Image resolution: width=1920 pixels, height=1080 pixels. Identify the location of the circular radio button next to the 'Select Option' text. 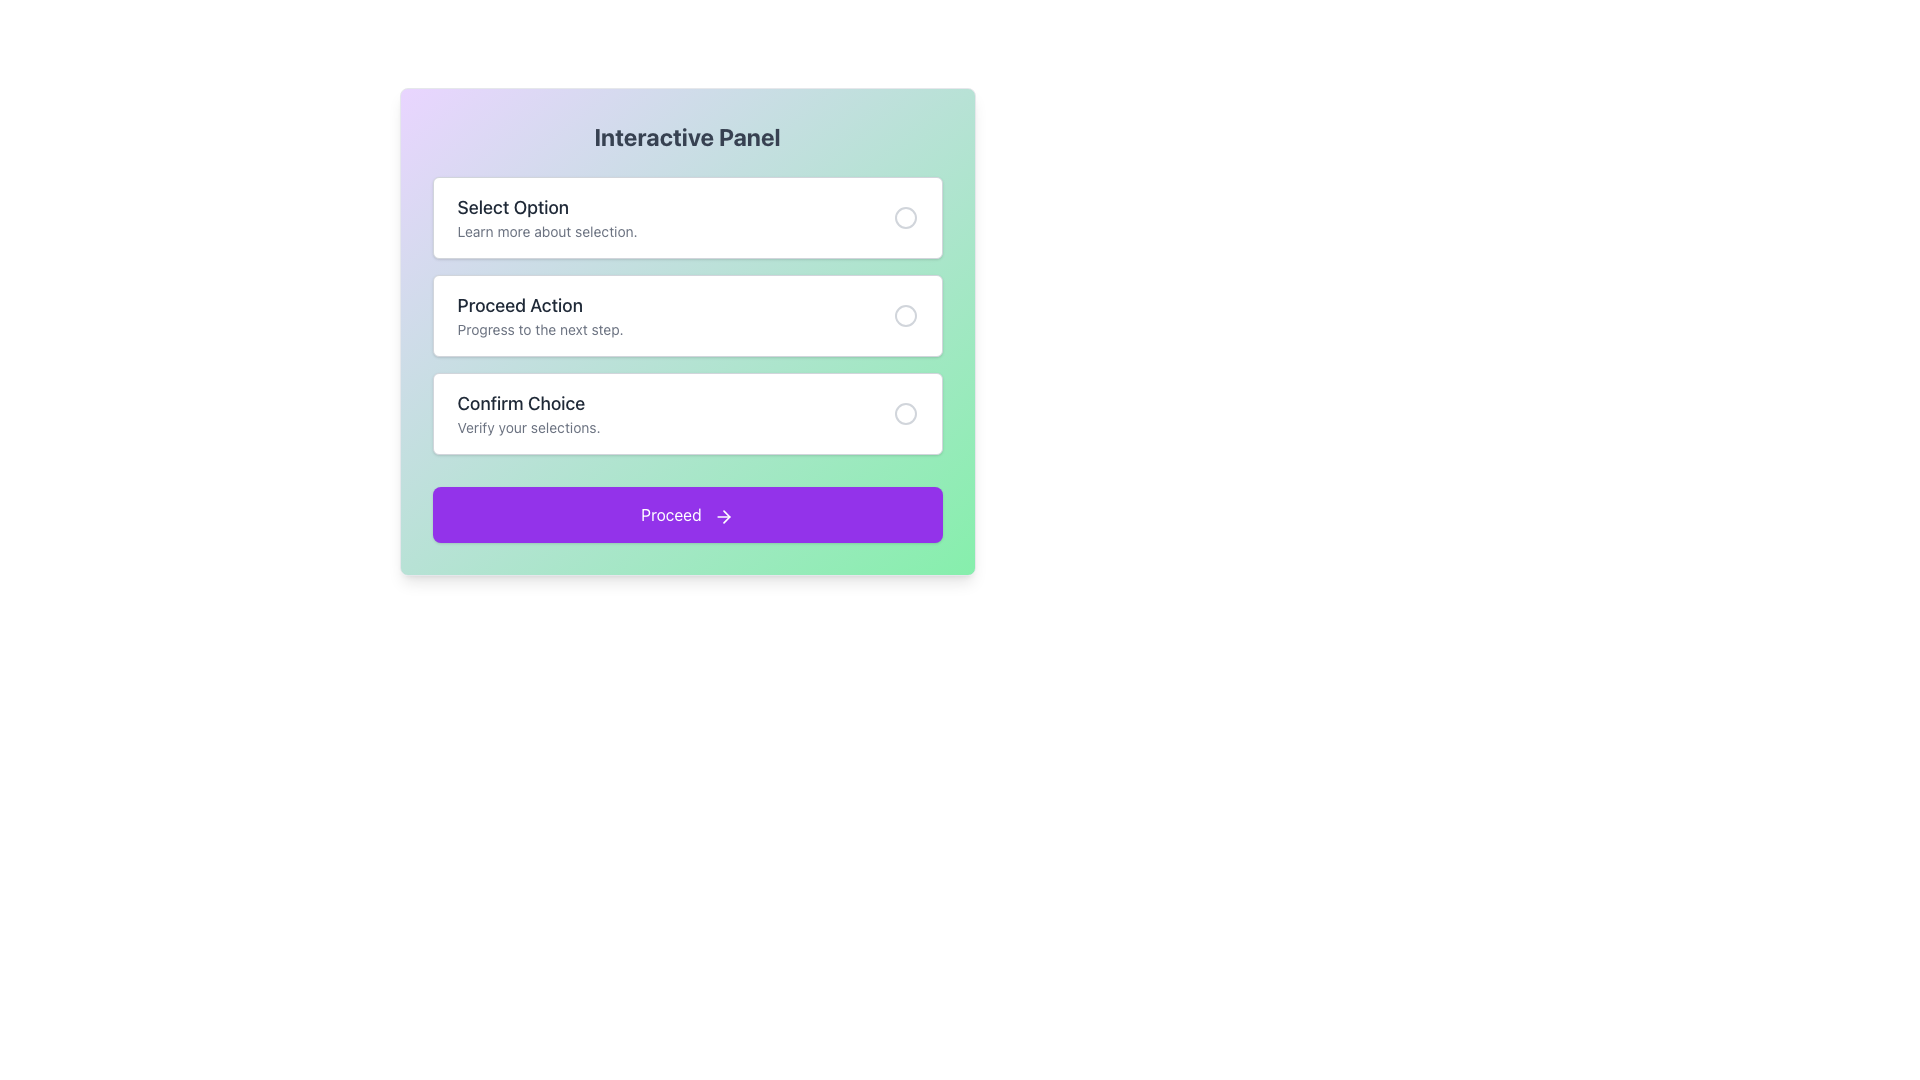
(904, 218).